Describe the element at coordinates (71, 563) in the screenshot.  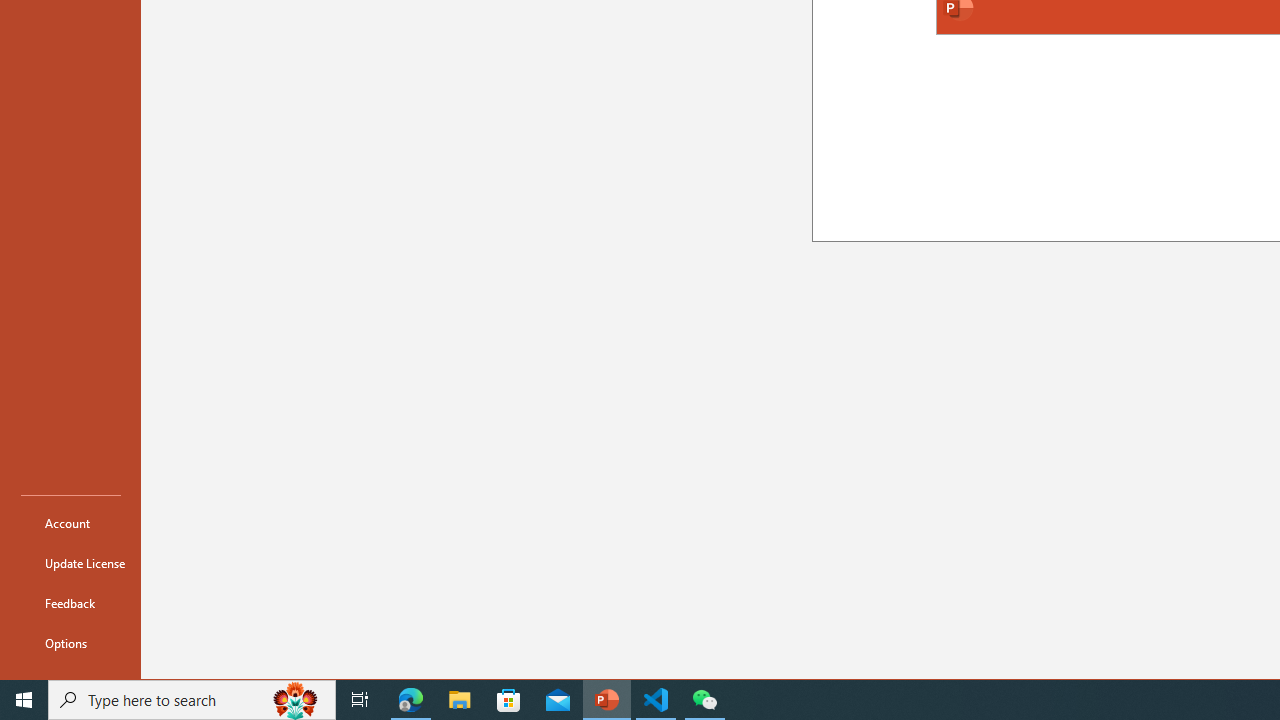
I see `'Update License'` at that location.